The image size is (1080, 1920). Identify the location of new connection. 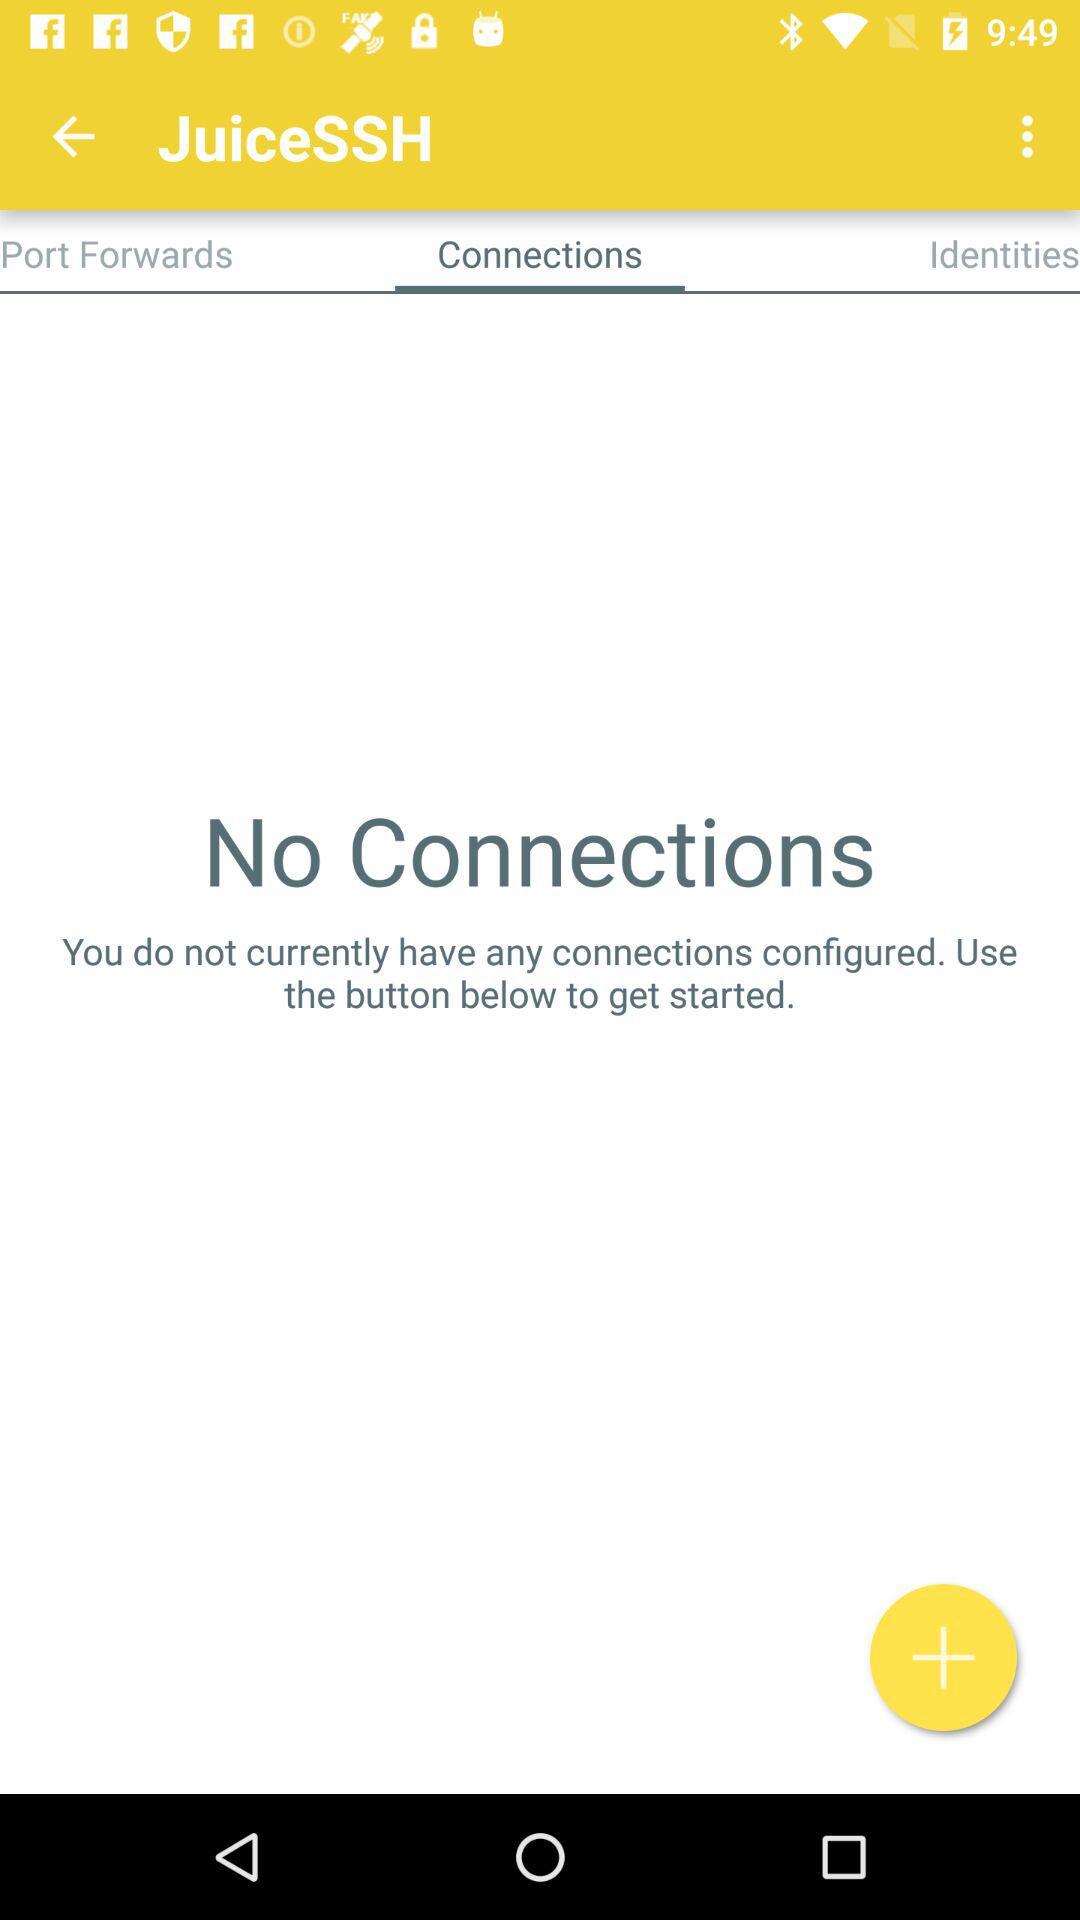
(943, 1657).